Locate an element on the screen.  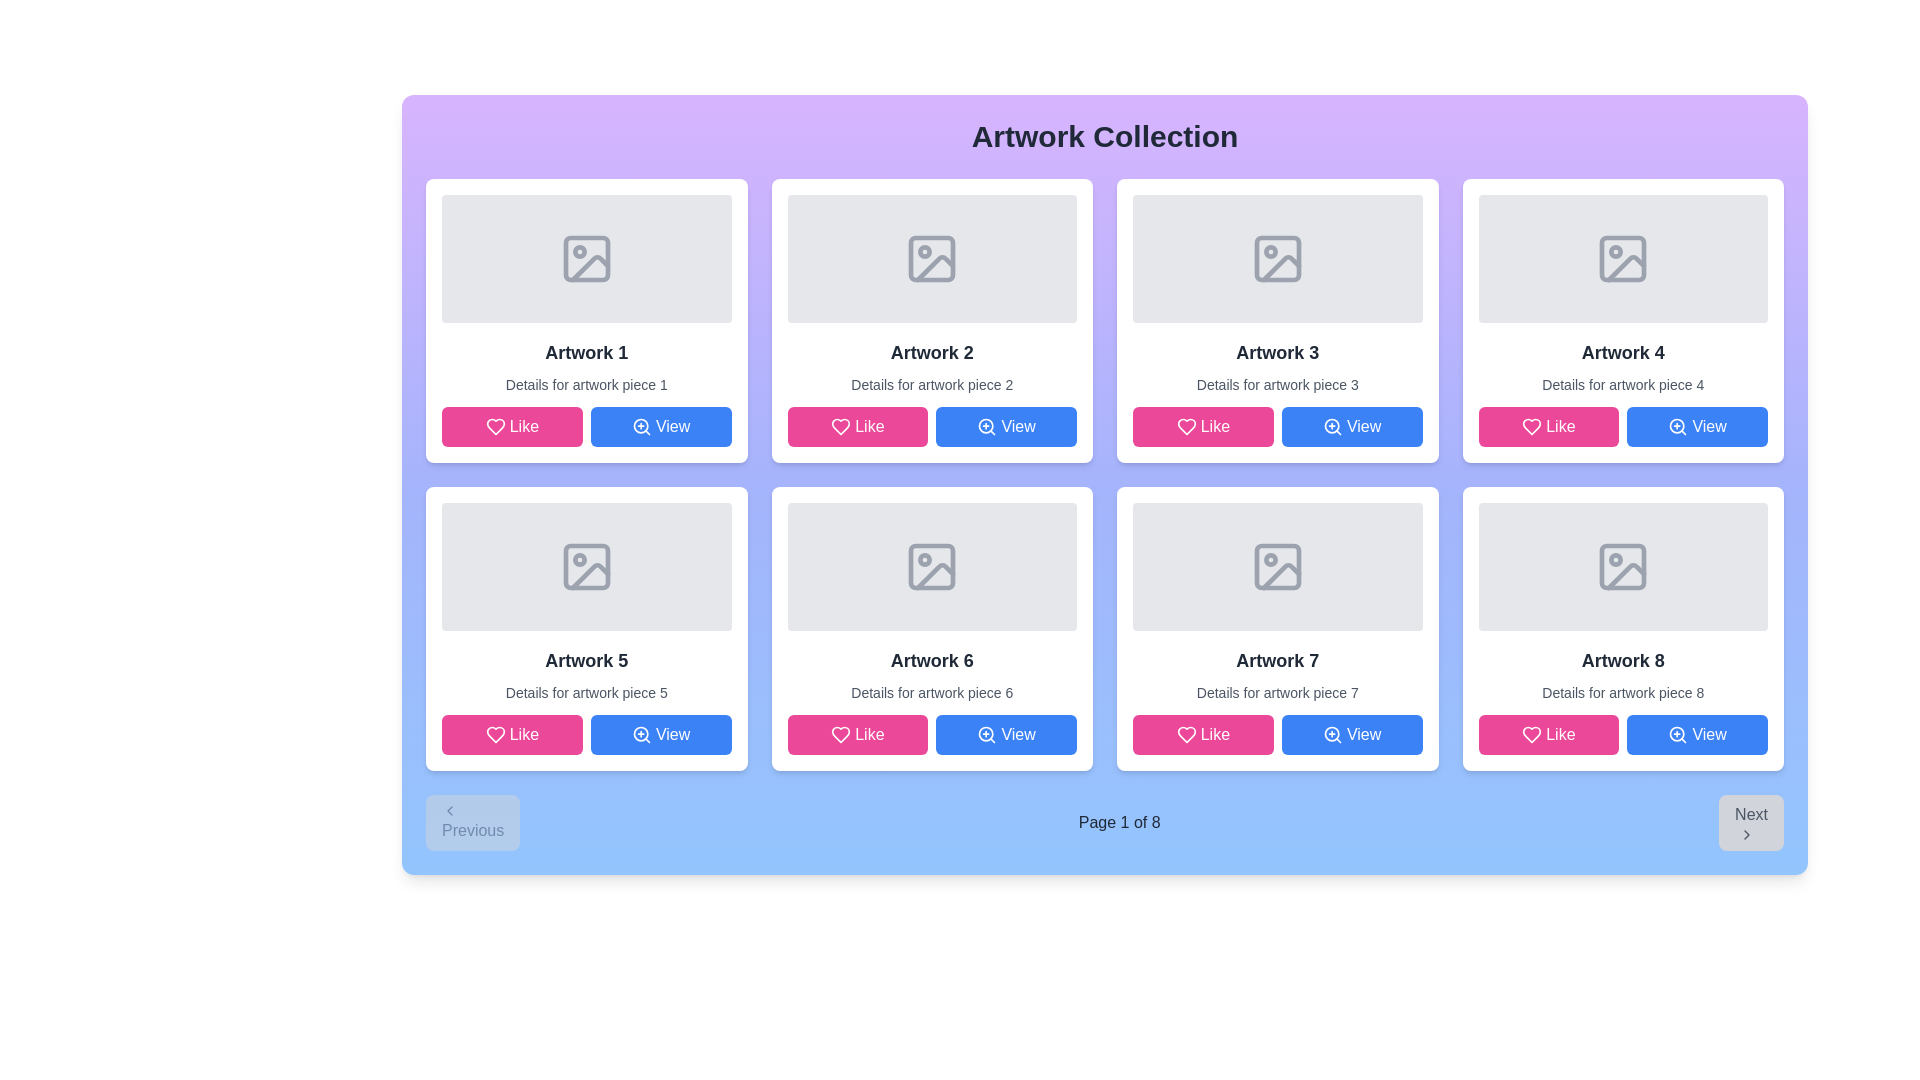
the pink 'Like' button with a heart icon located at the bottom-left corner of Artwork 8's card to like the artwork is located at coordinates (1547, 735).